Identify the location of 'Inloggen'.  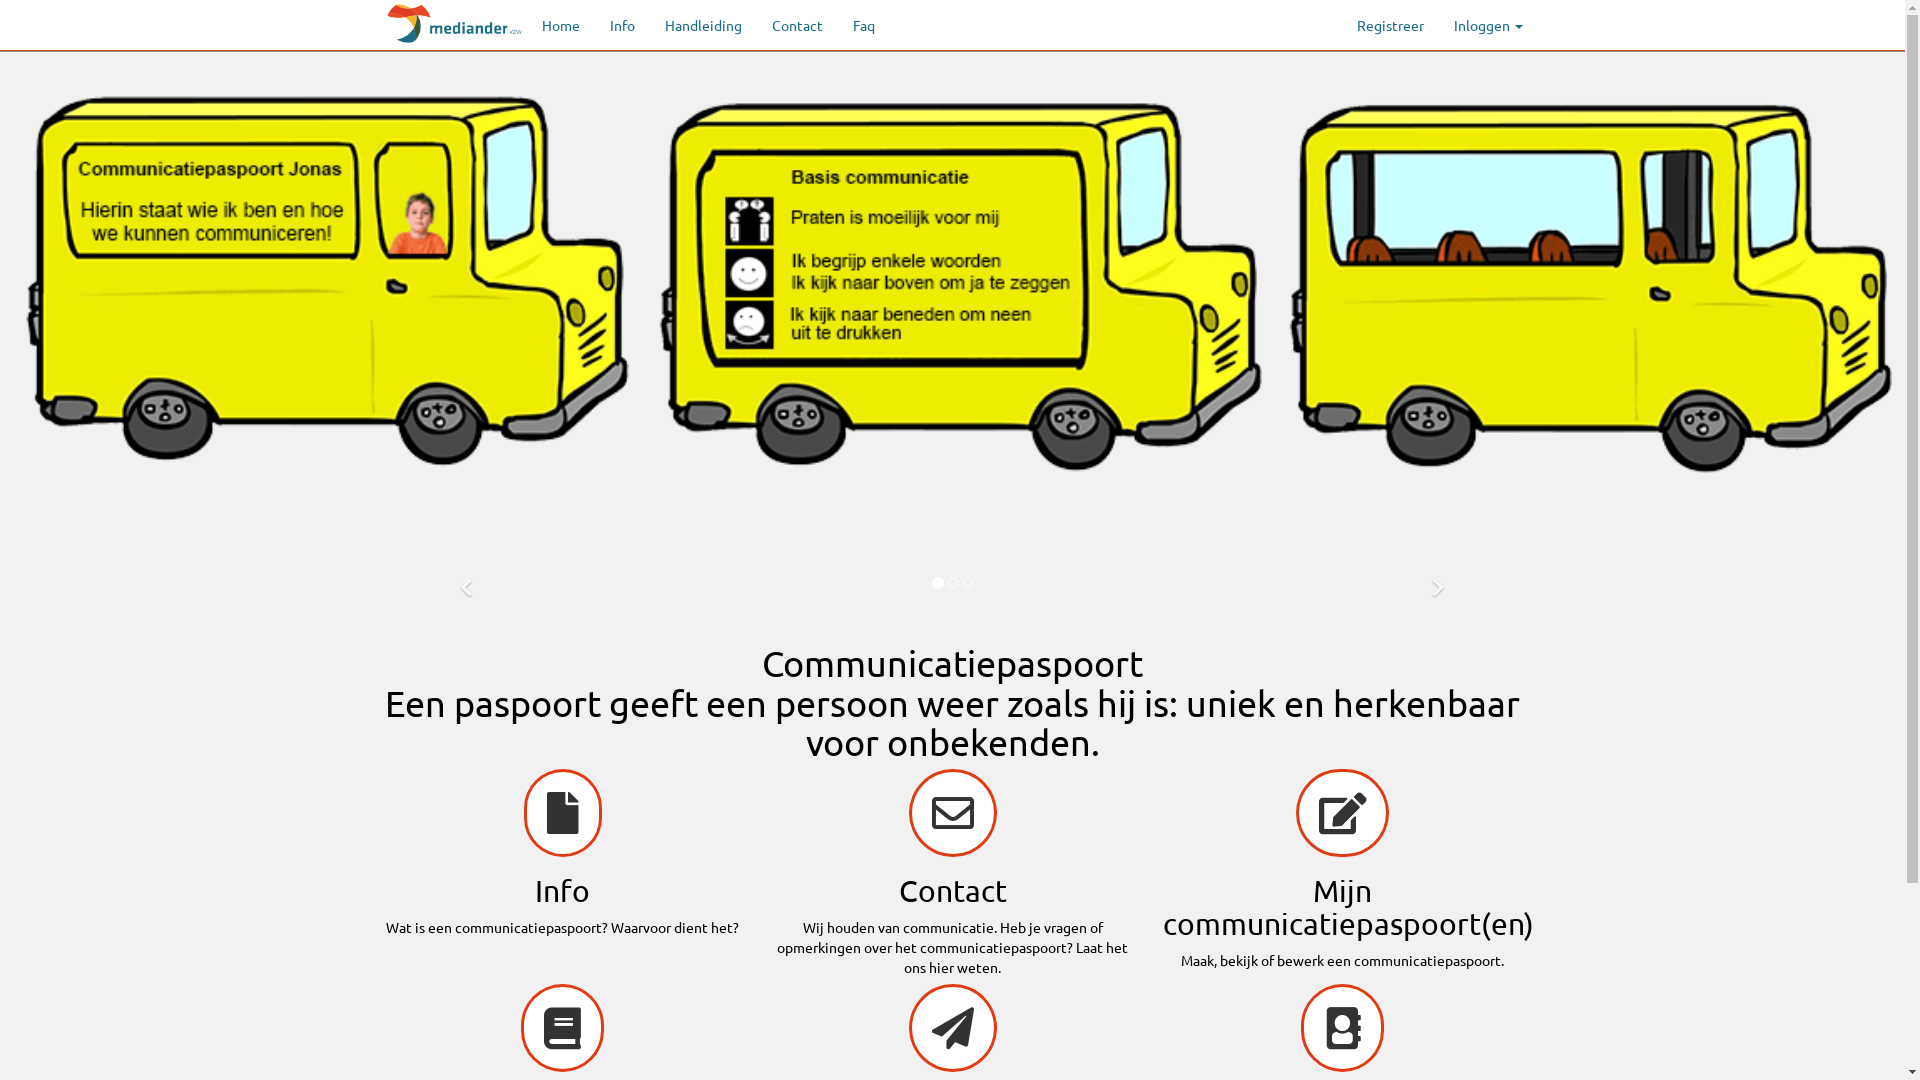
(1487, 24).